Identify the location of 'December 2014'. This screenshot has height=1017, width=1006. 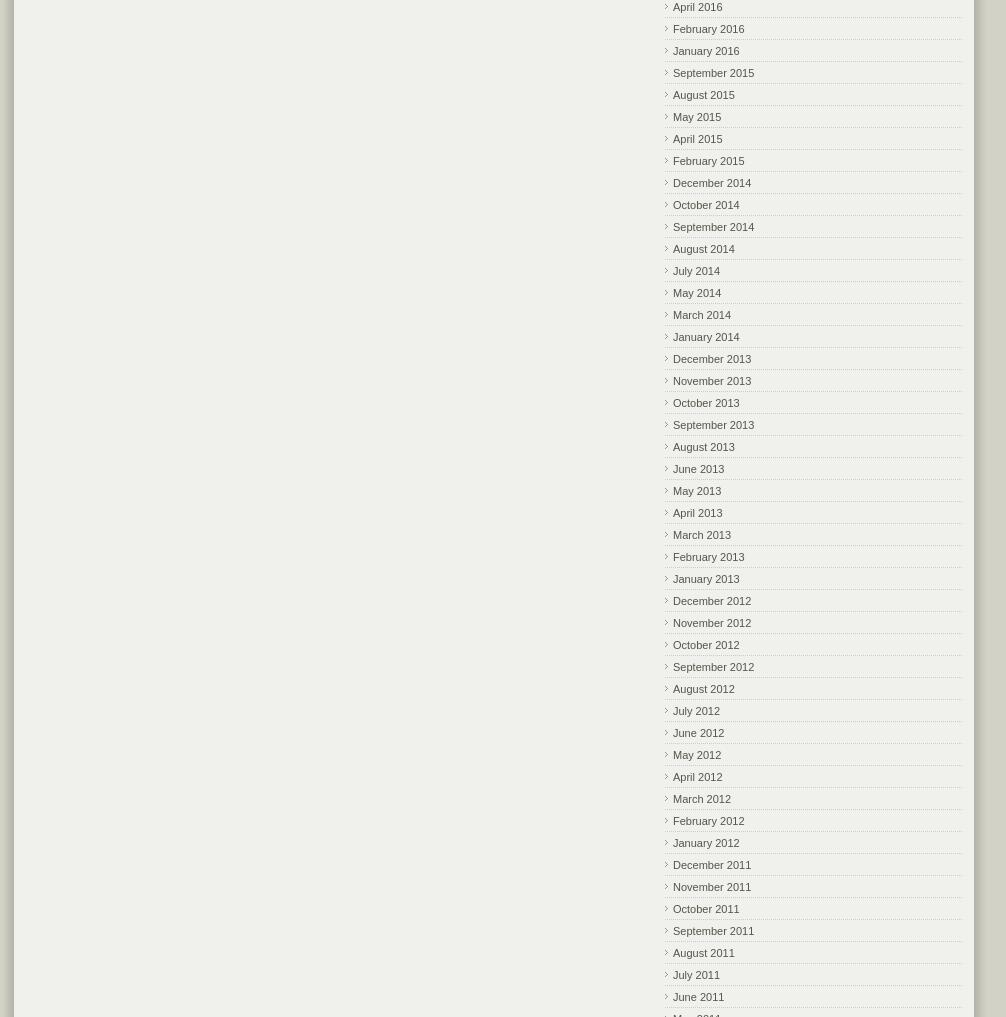
(712, 182).